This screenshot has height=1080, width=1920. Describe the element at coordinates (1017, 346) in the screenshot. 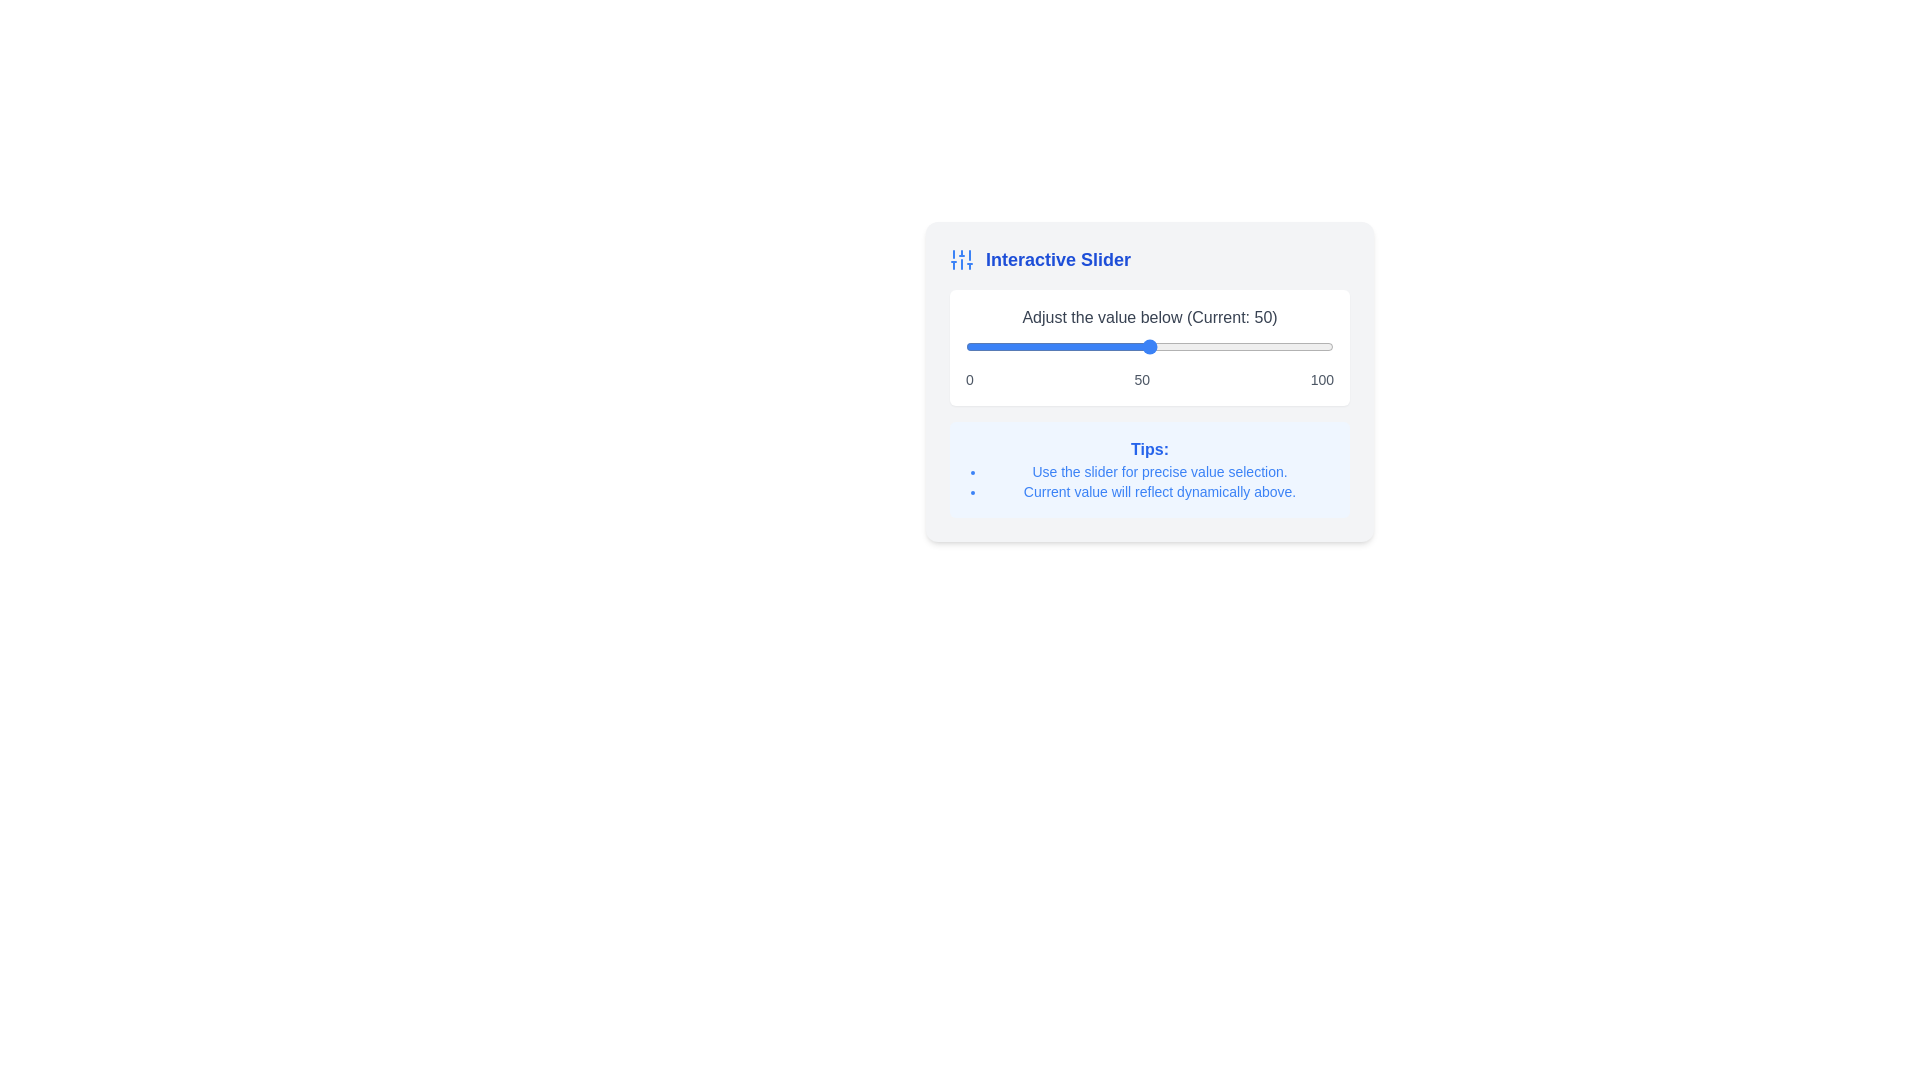

I see `the slider value` at that location.